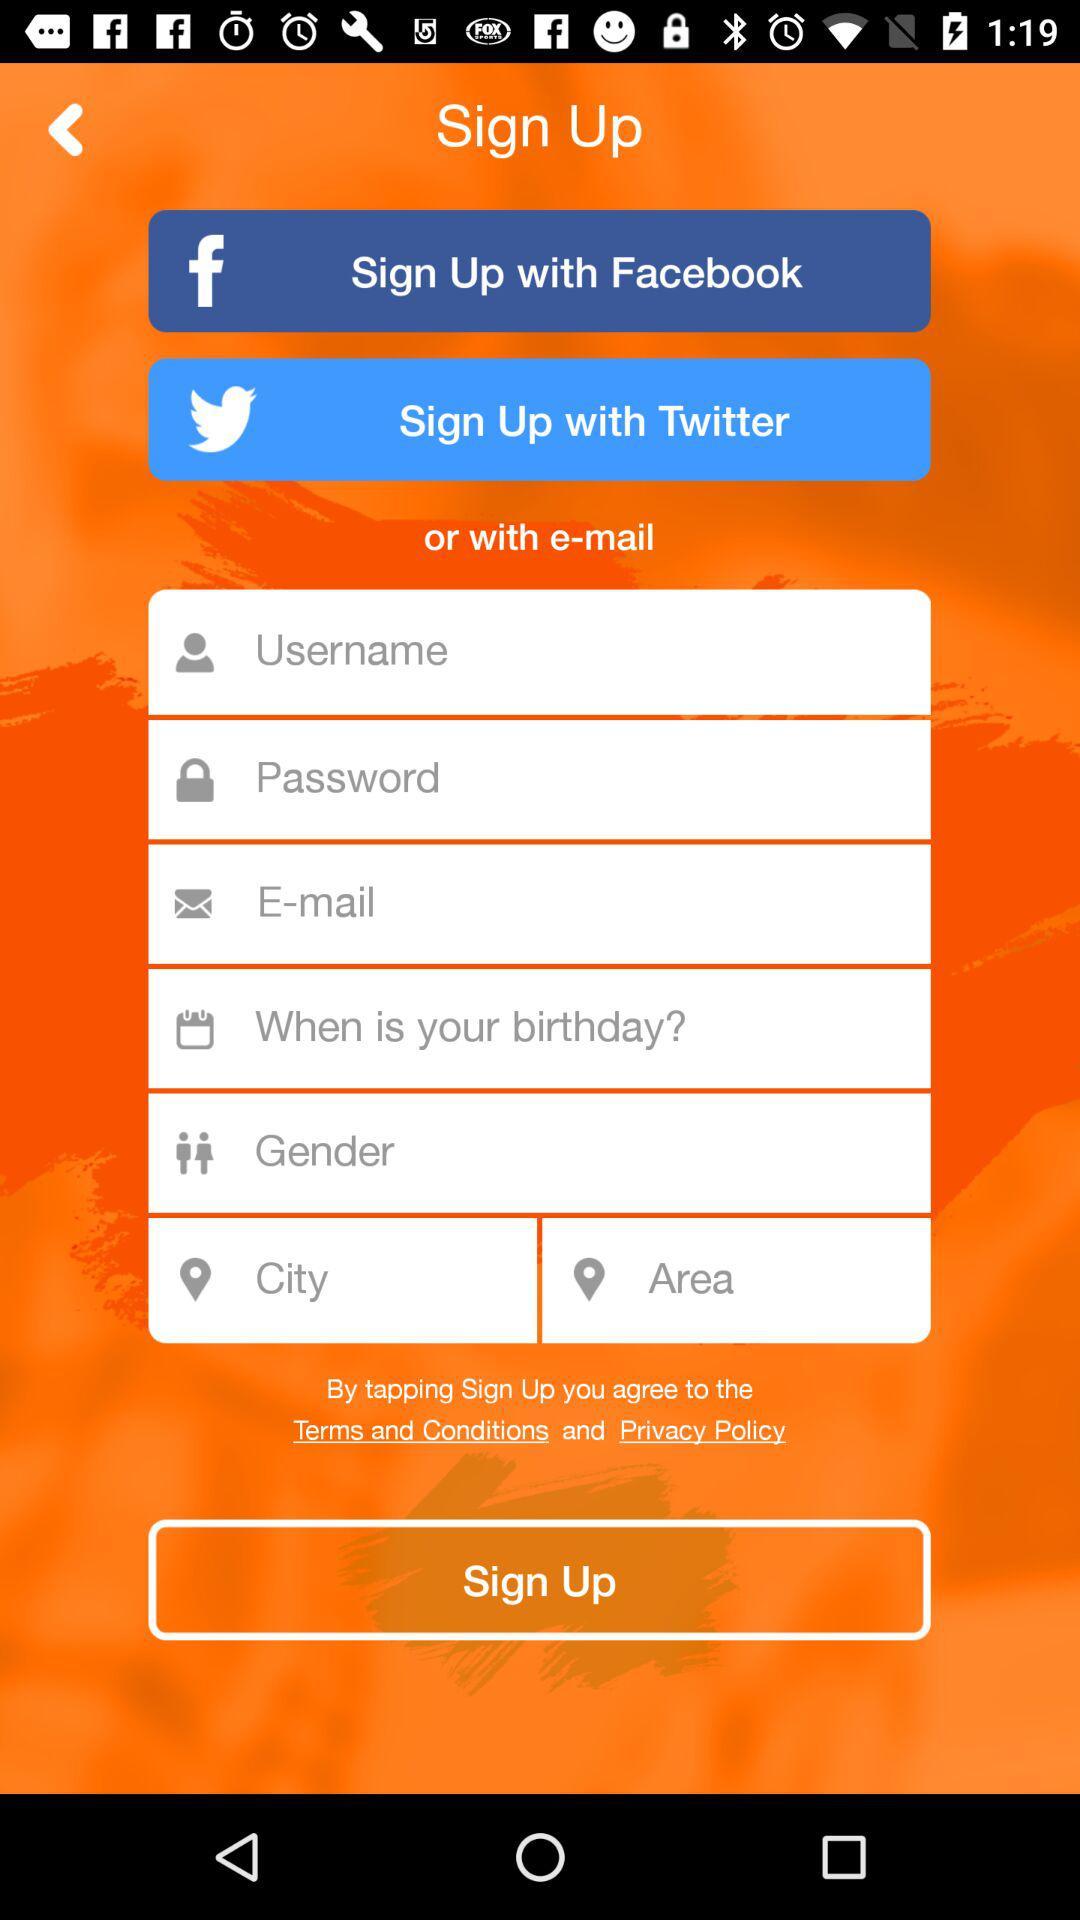  What do you see at coordinates (550, 1028) in the screenshot?
I see `write birthday` at bounding box center [550, 1028].